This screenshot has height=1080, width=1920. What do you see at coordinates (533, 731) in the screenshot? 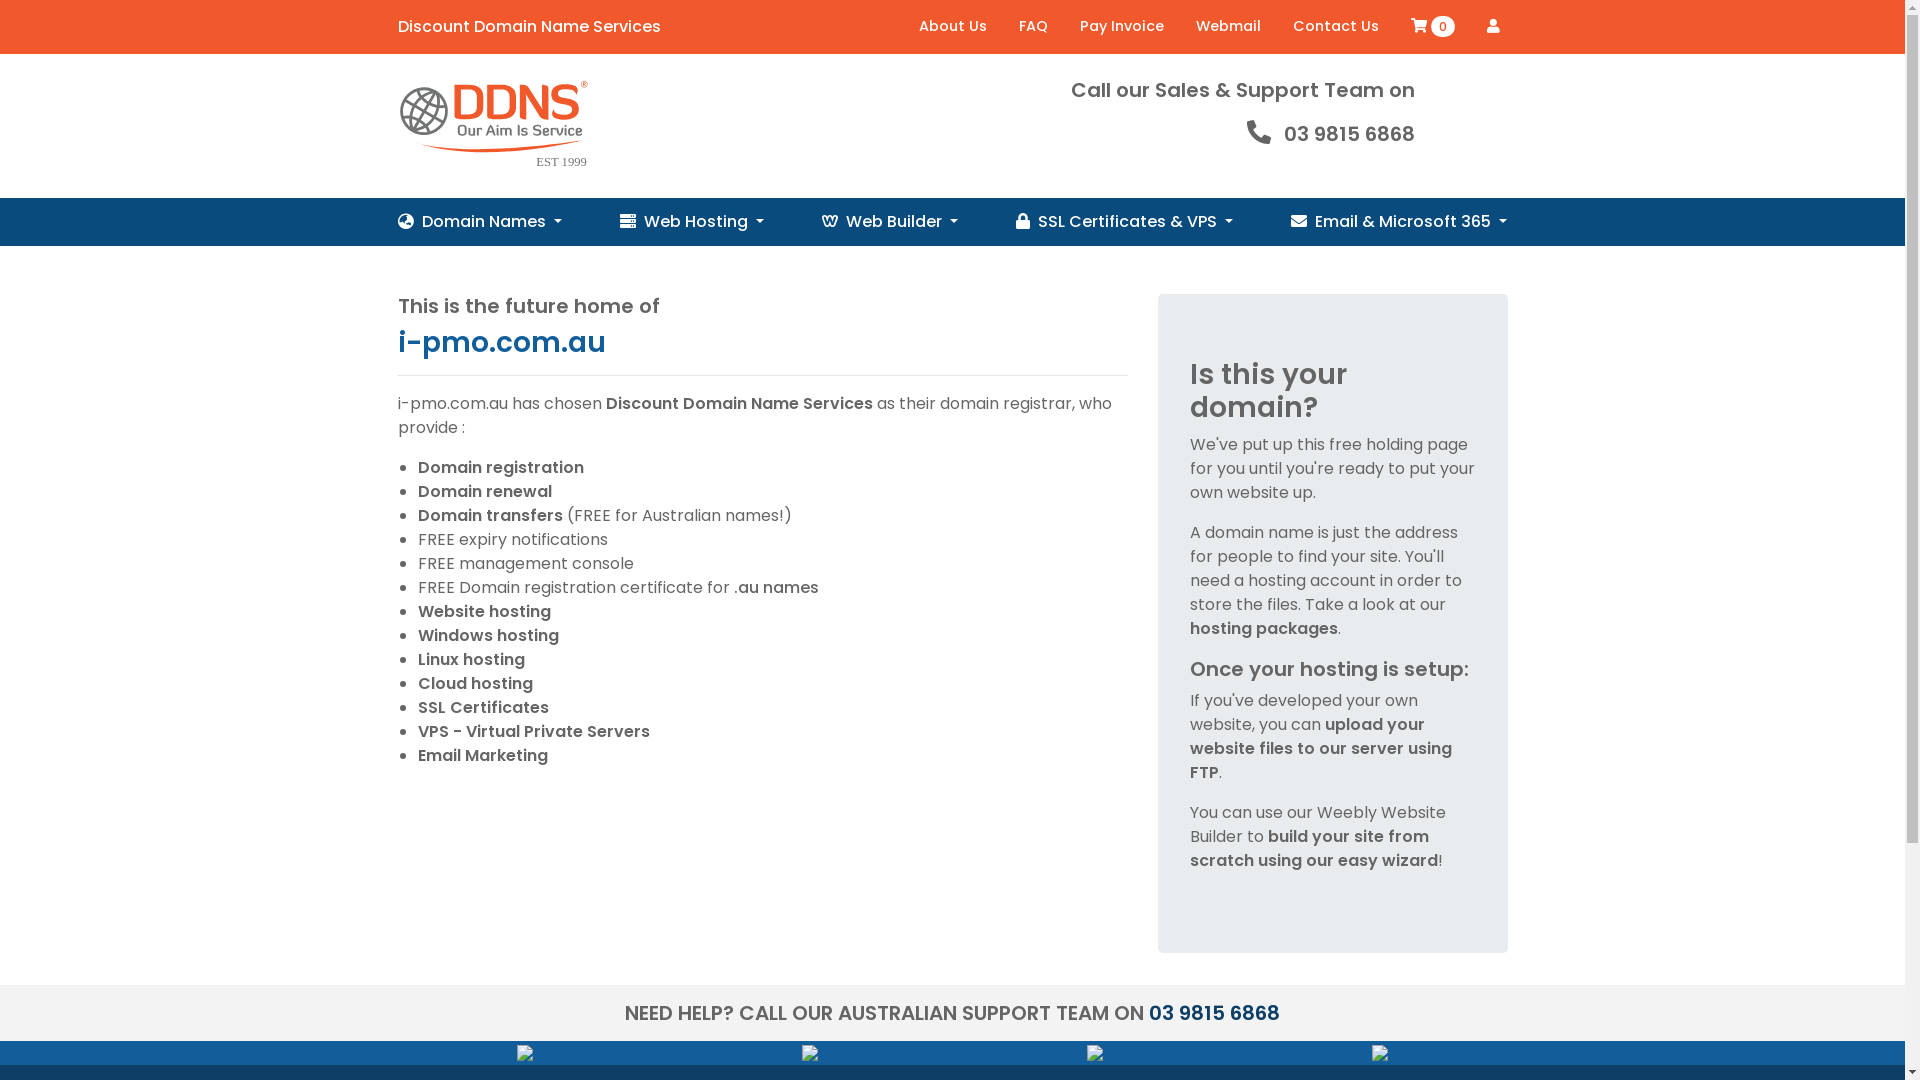
I see `'VPS - Virtual Private Servers'` at bounding box center [533, 731].